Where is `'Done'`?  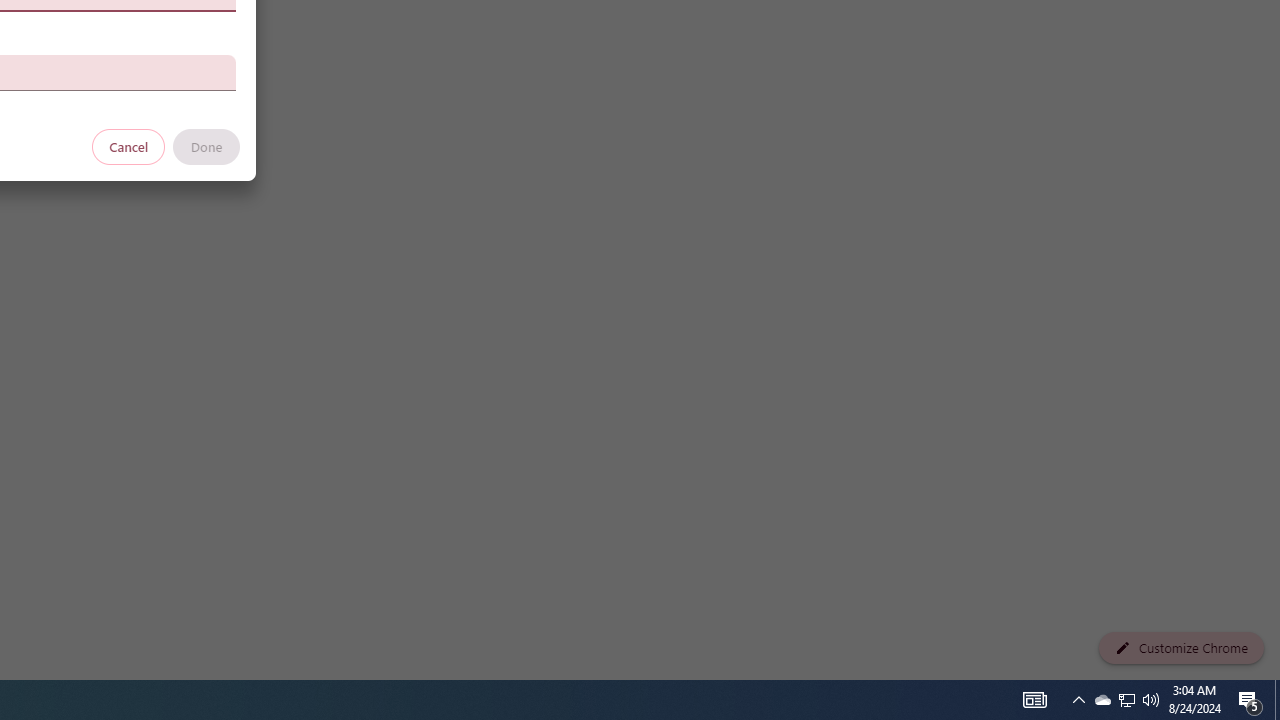 'Done' is located at coordinates (206, 145).